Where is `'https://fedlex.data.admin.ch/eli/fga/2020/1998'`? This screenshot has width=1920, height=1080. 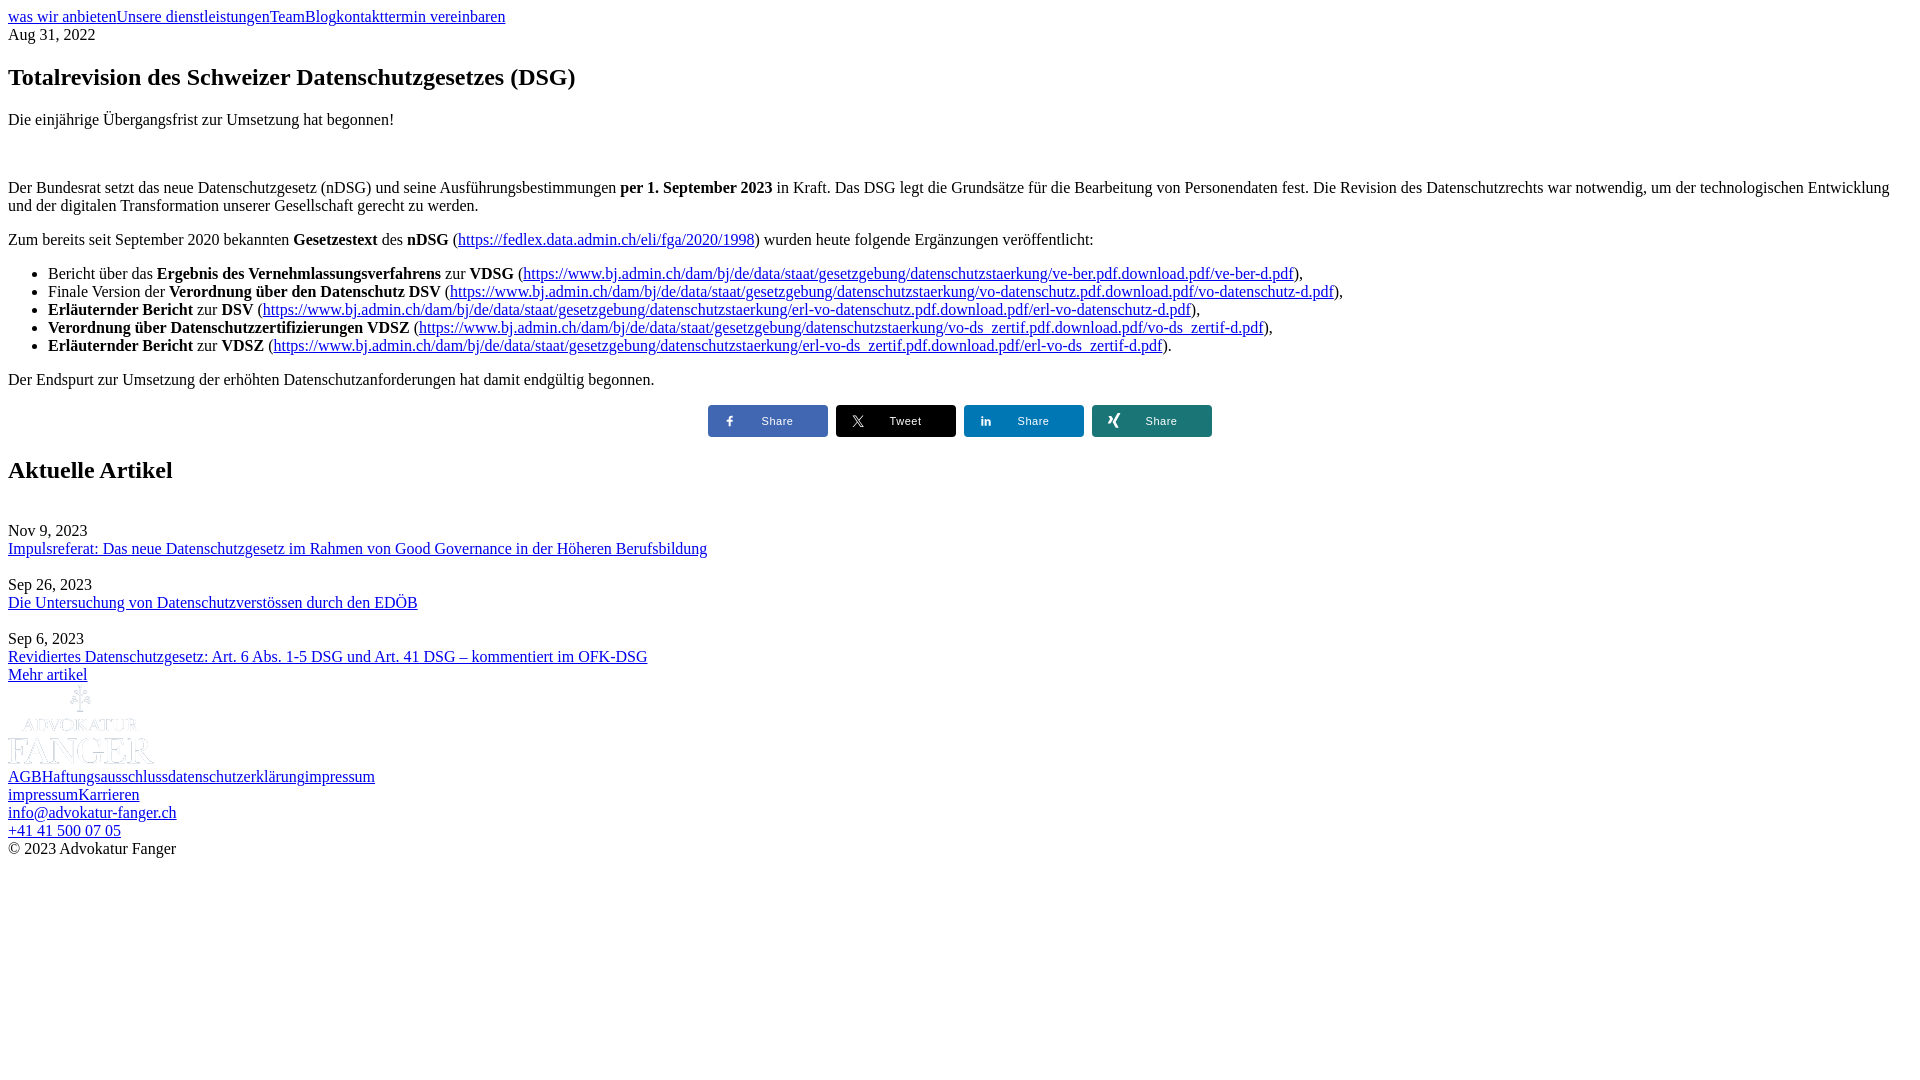 'https://fedlex.data.admin.ch/eli/fga/2020/1998' is located at coordinates (604, 238).